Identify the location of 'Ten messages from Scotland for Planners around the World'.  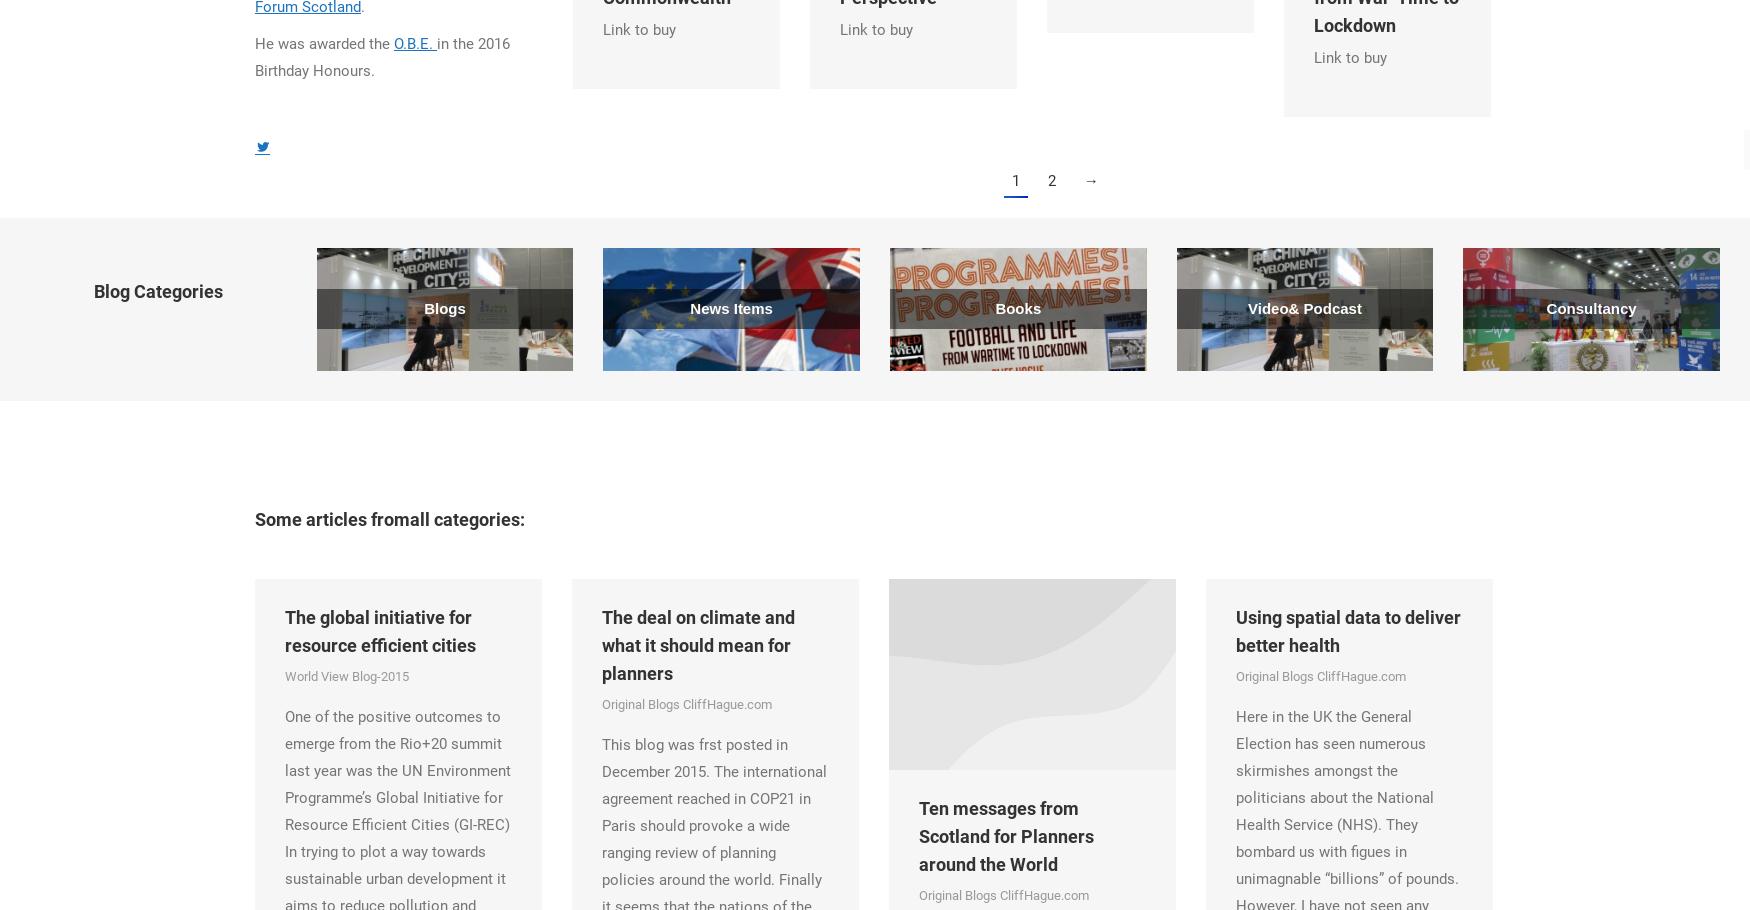
(1005, 836).